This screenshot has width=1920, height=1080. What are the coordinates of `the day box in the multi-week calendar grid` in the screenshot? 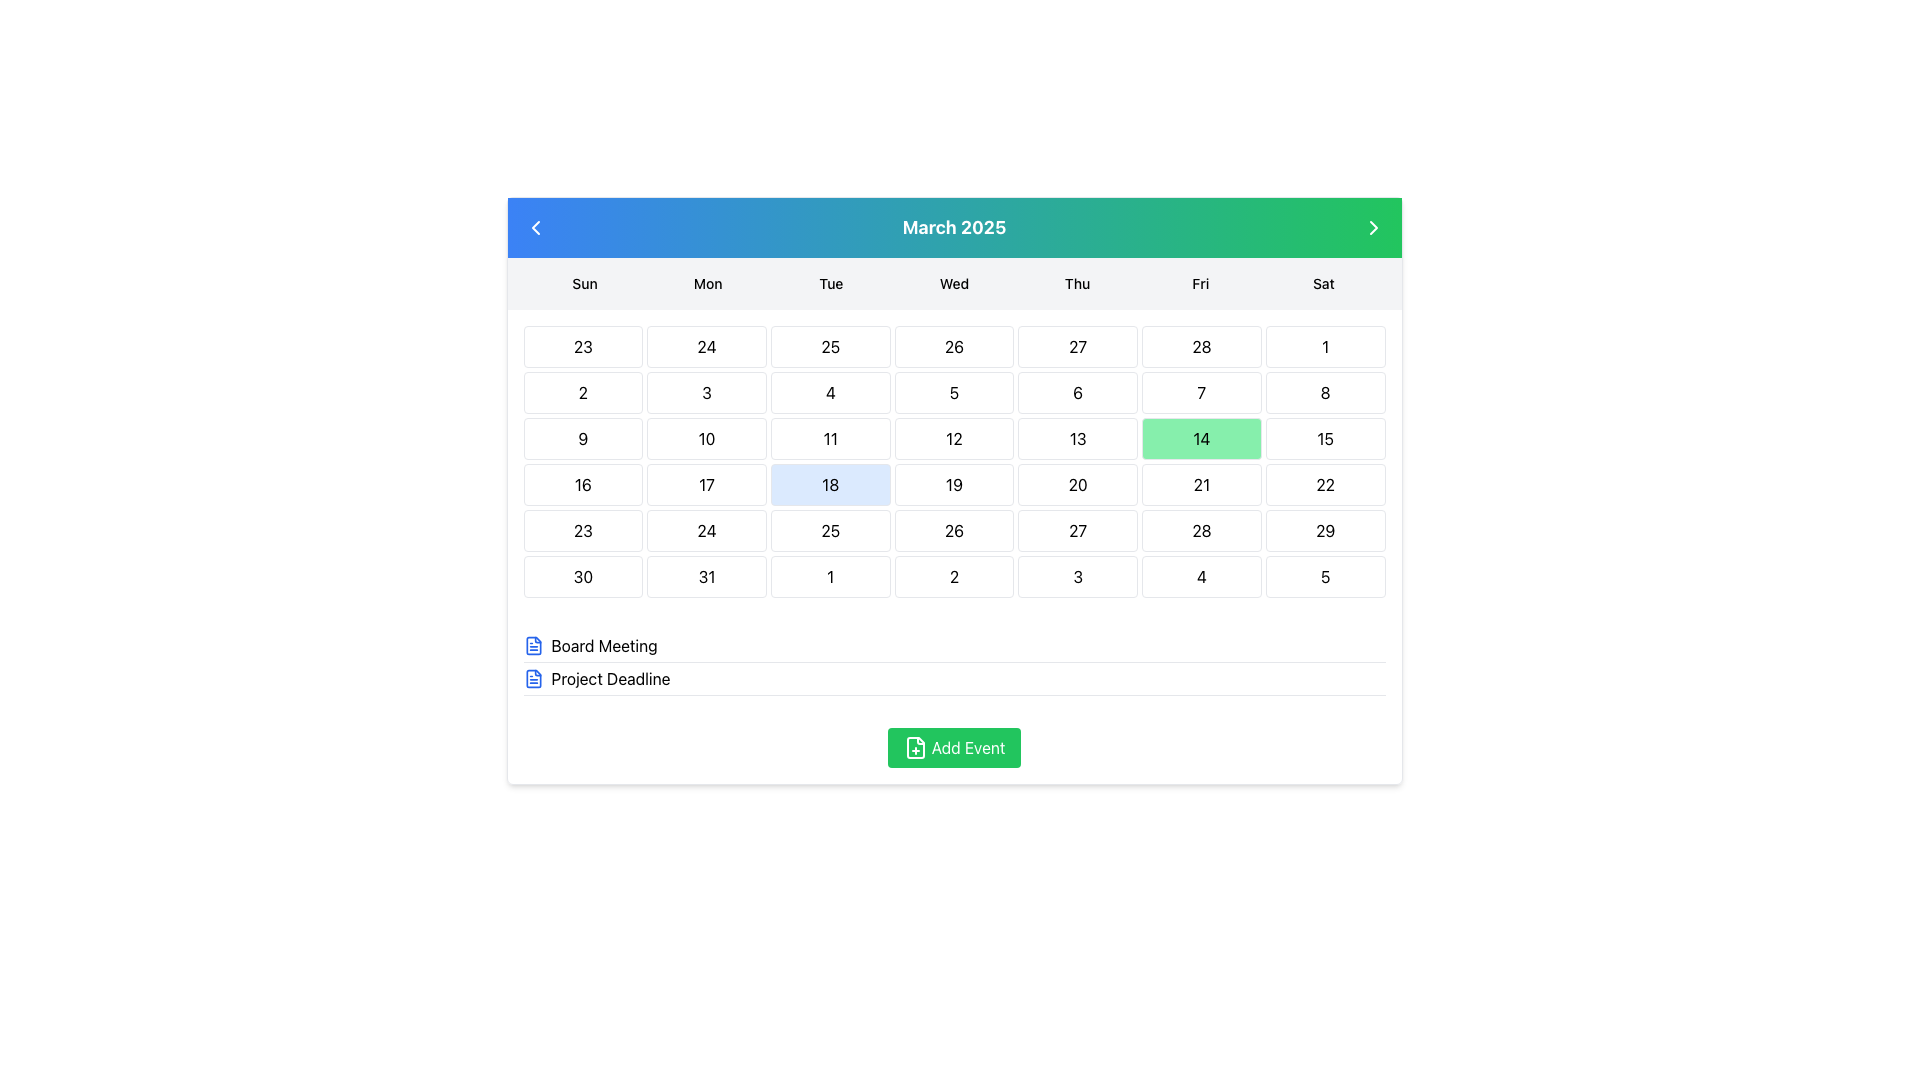 It's located at (953, 462).